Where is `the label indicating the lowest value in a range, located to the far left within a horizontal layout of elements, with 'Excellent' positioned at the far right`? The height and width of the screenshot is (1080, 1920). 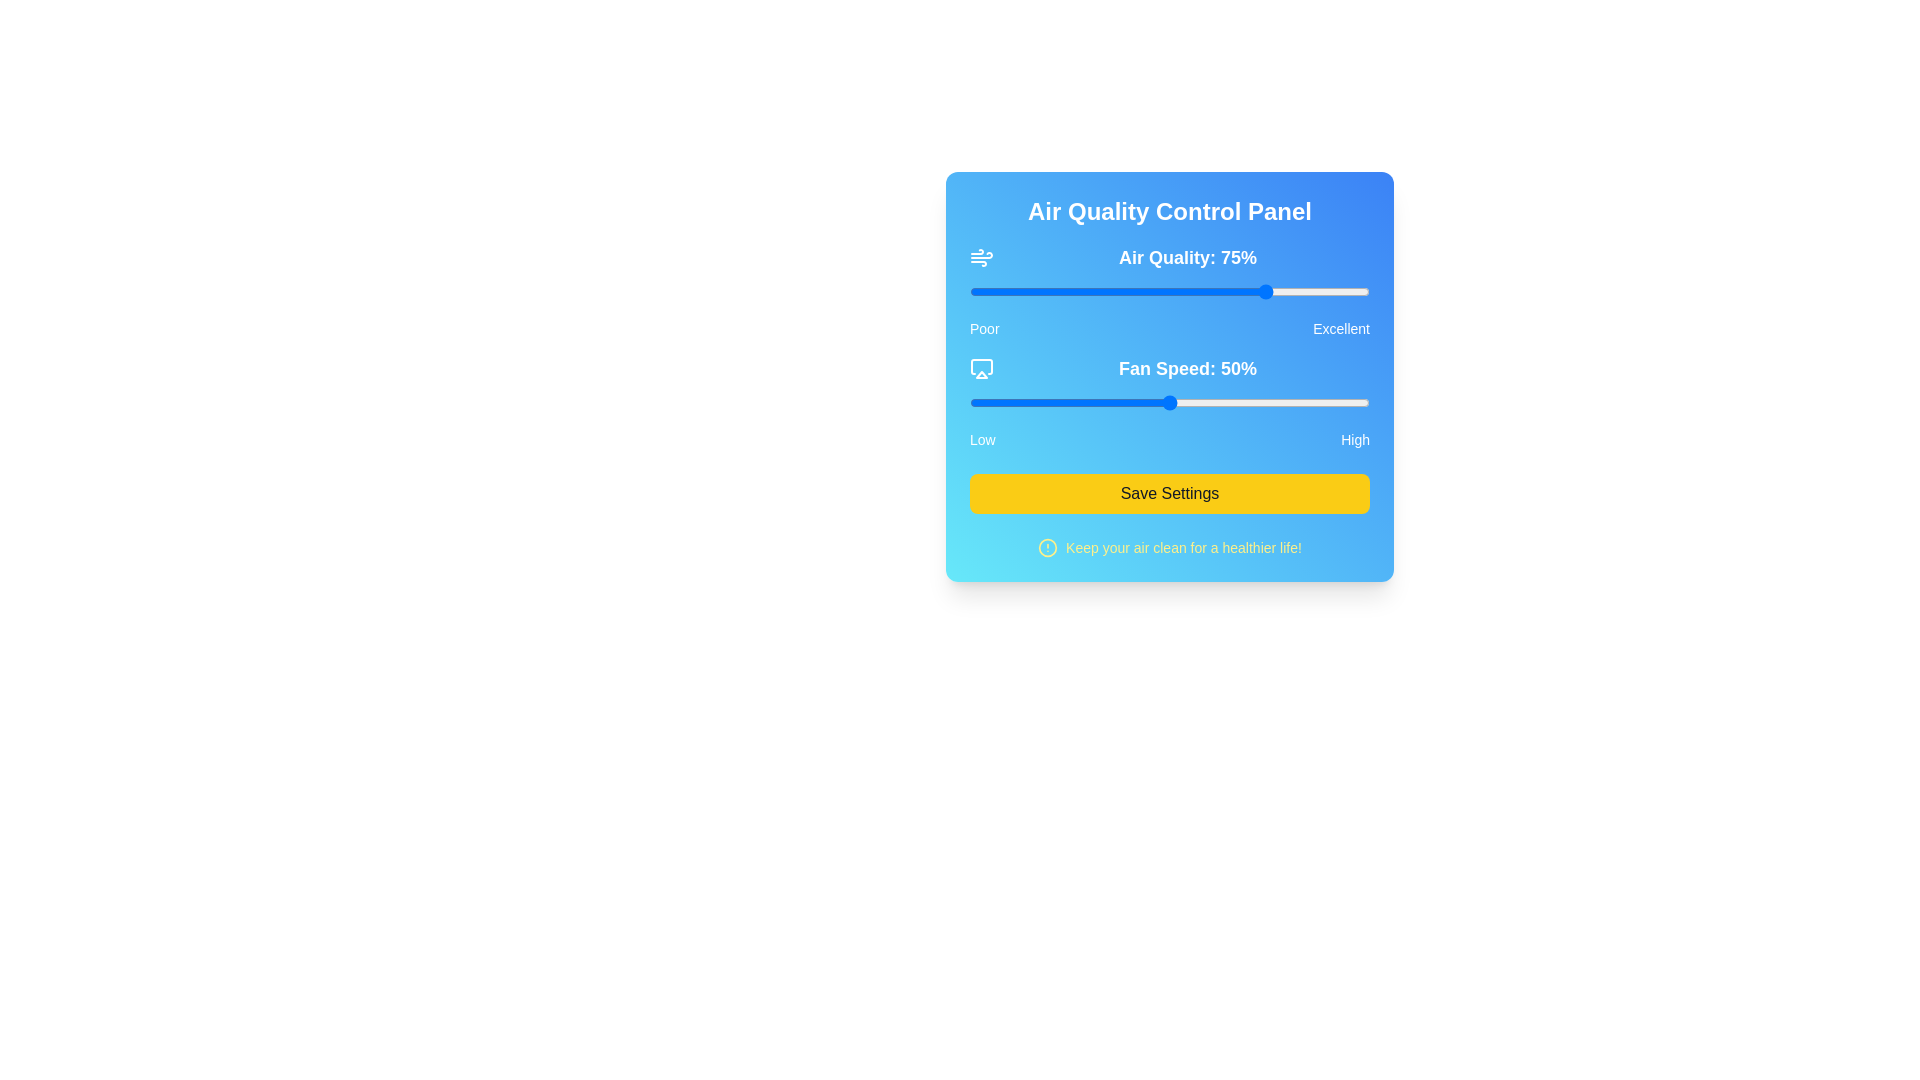 the label indicating the lowest value in a range, located to the far left within a horizontal layout of elements, with 'Excellent' positioned at the far right is located at coordinates (984, 327).